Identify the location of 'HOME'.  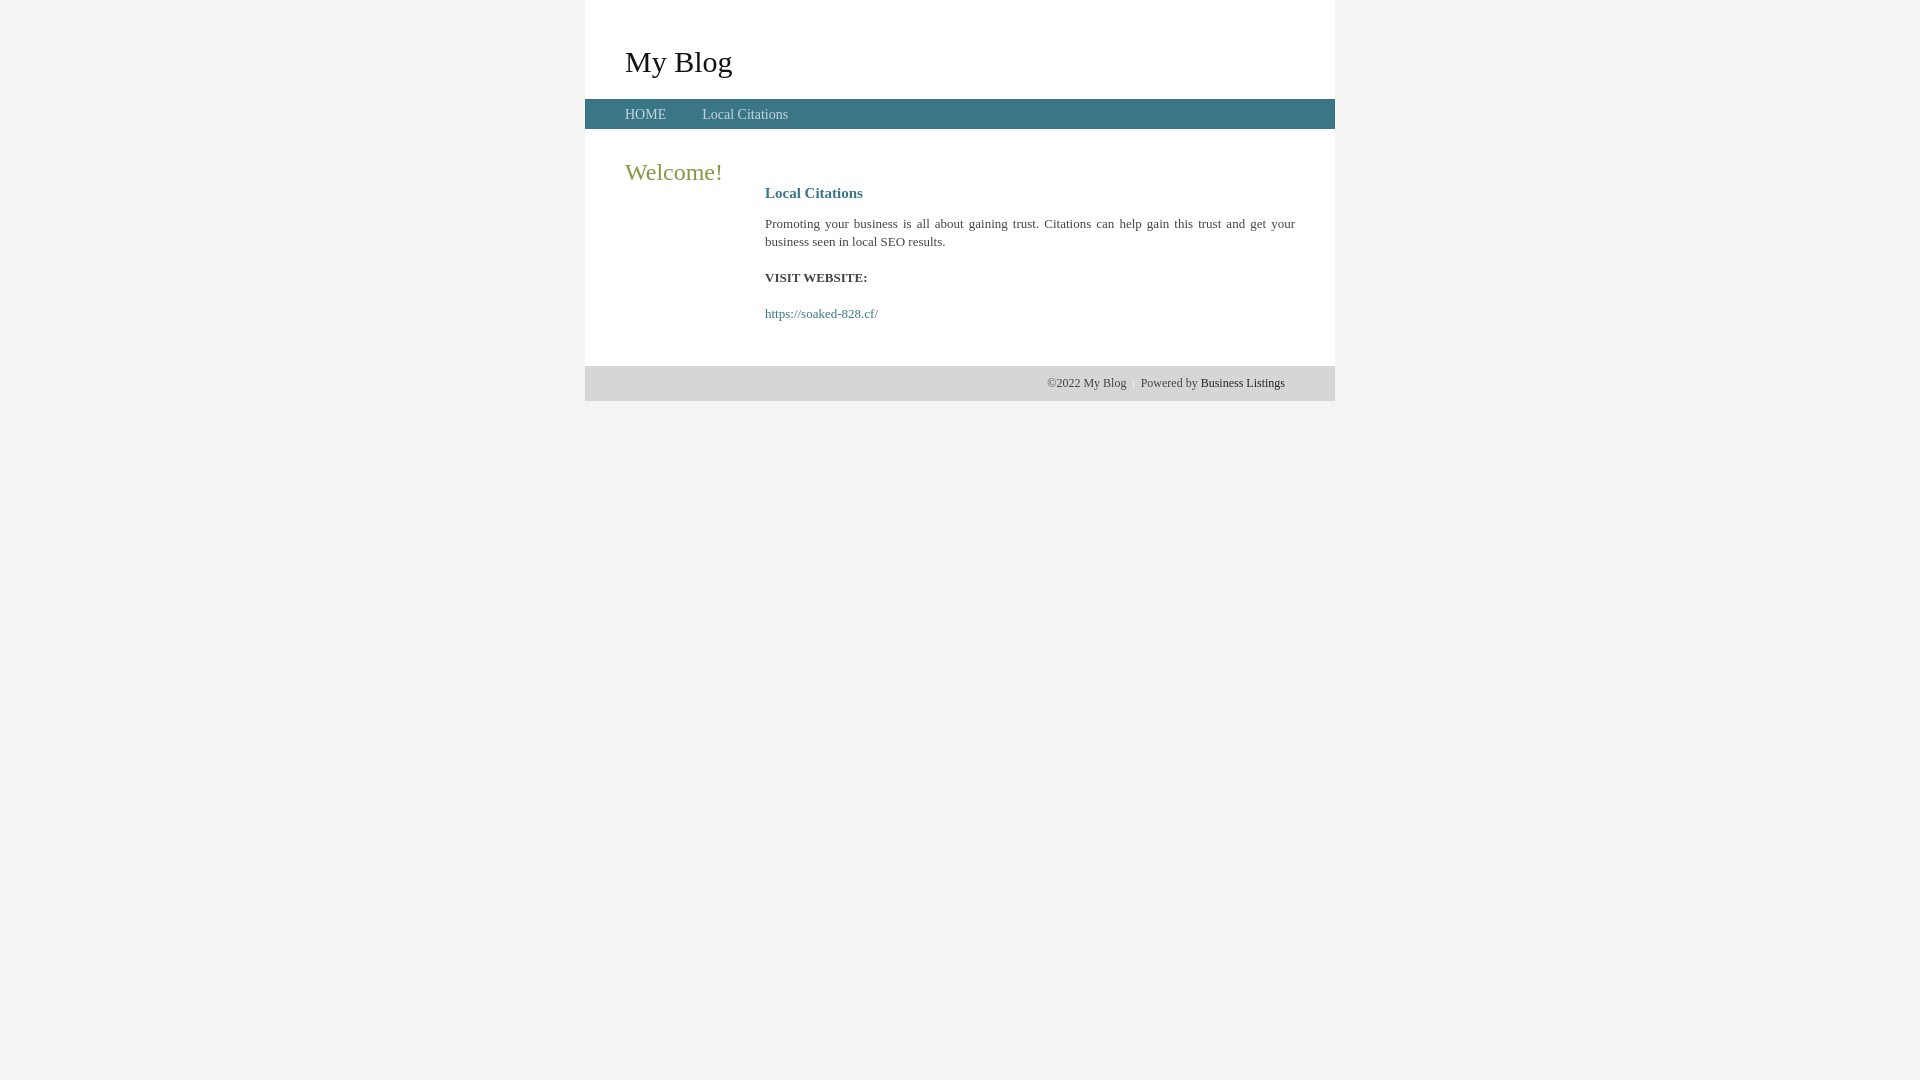
(645, 114).